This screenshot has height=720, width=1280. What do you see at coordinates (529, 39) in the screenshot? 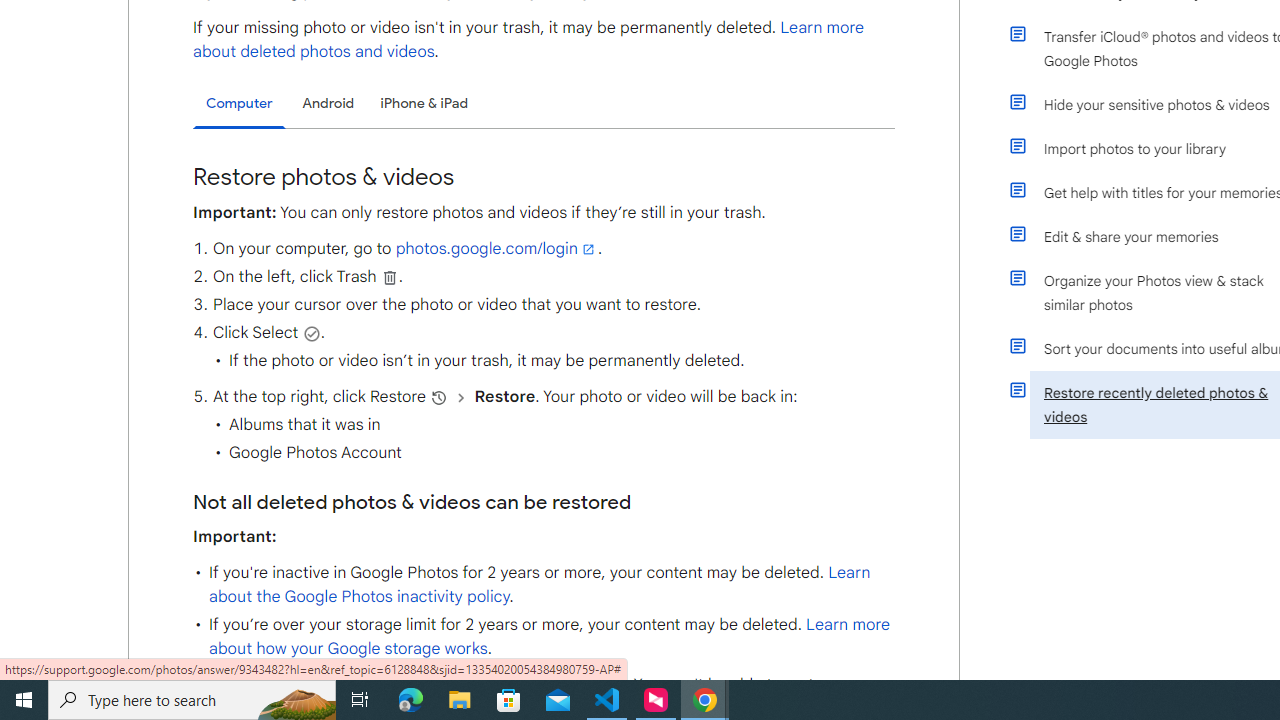
I see `'Learn more about deleted photos and videos'` at bounding box center [529, 39].